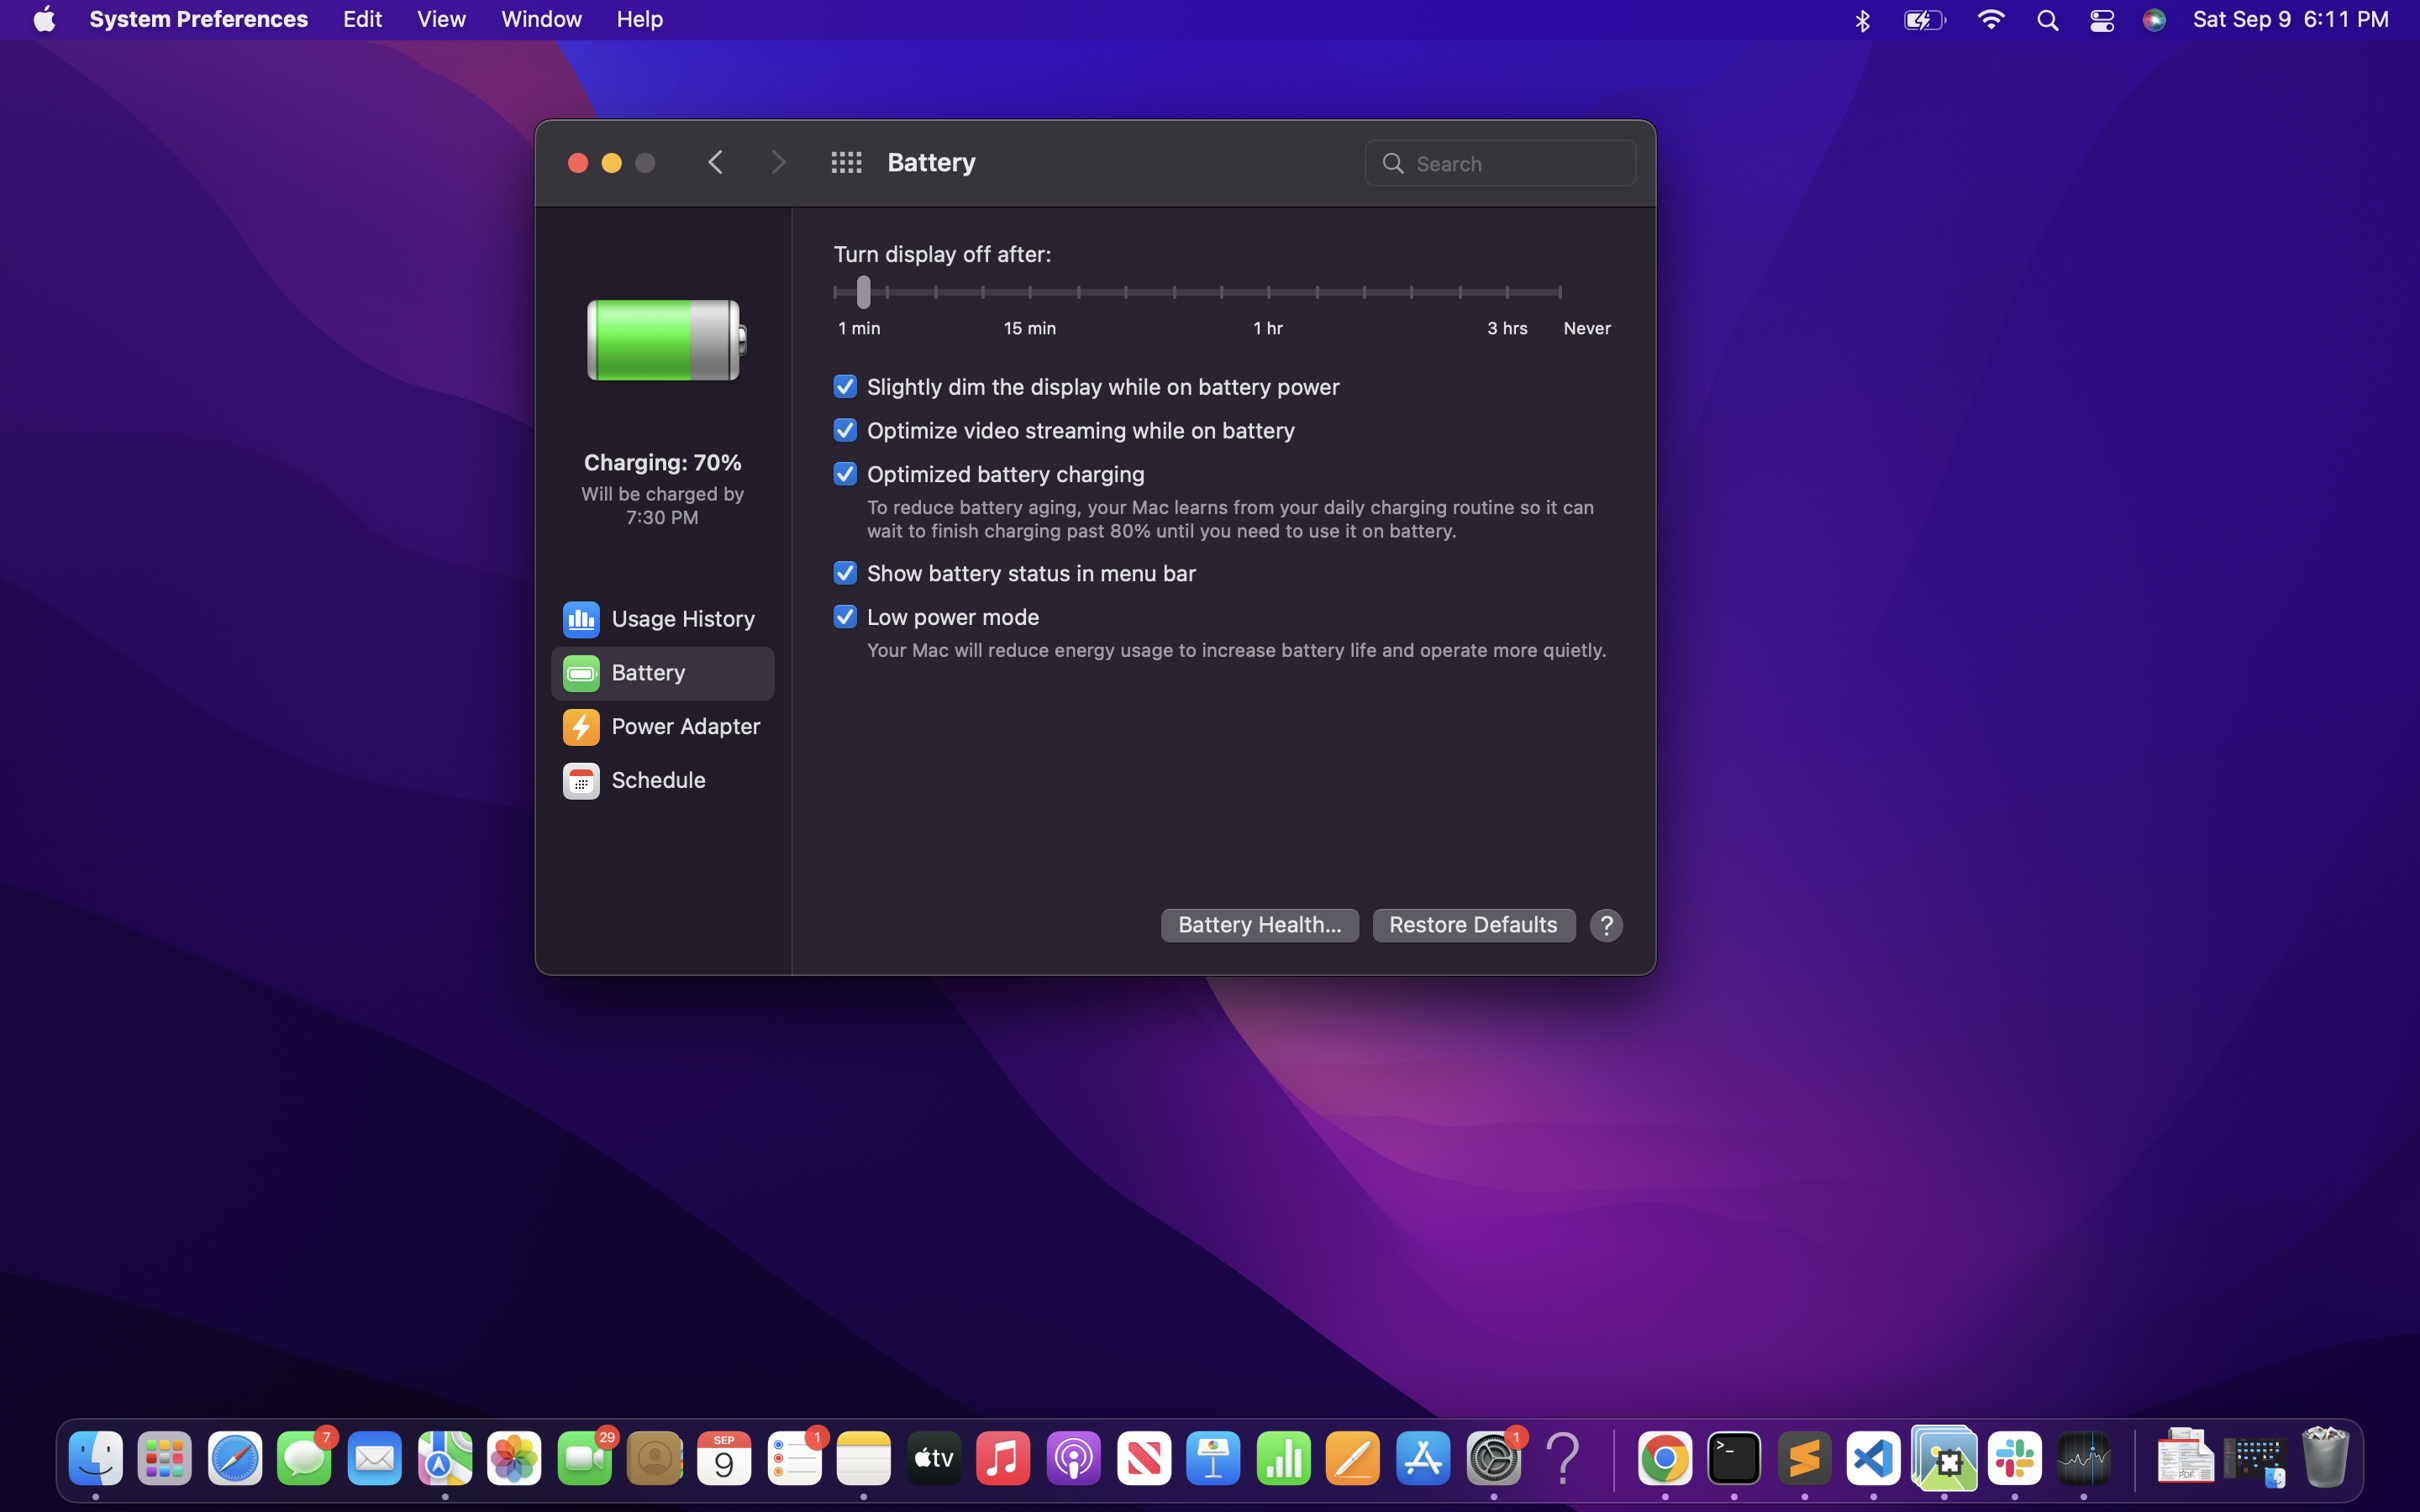 This screenshot has width=2420, height=1512. What do you see at coordinates (1086, 386) in the screenshot?
I see `Turn off the functionality which dims the display while operating on battery` at bounding box center [1086, 386].